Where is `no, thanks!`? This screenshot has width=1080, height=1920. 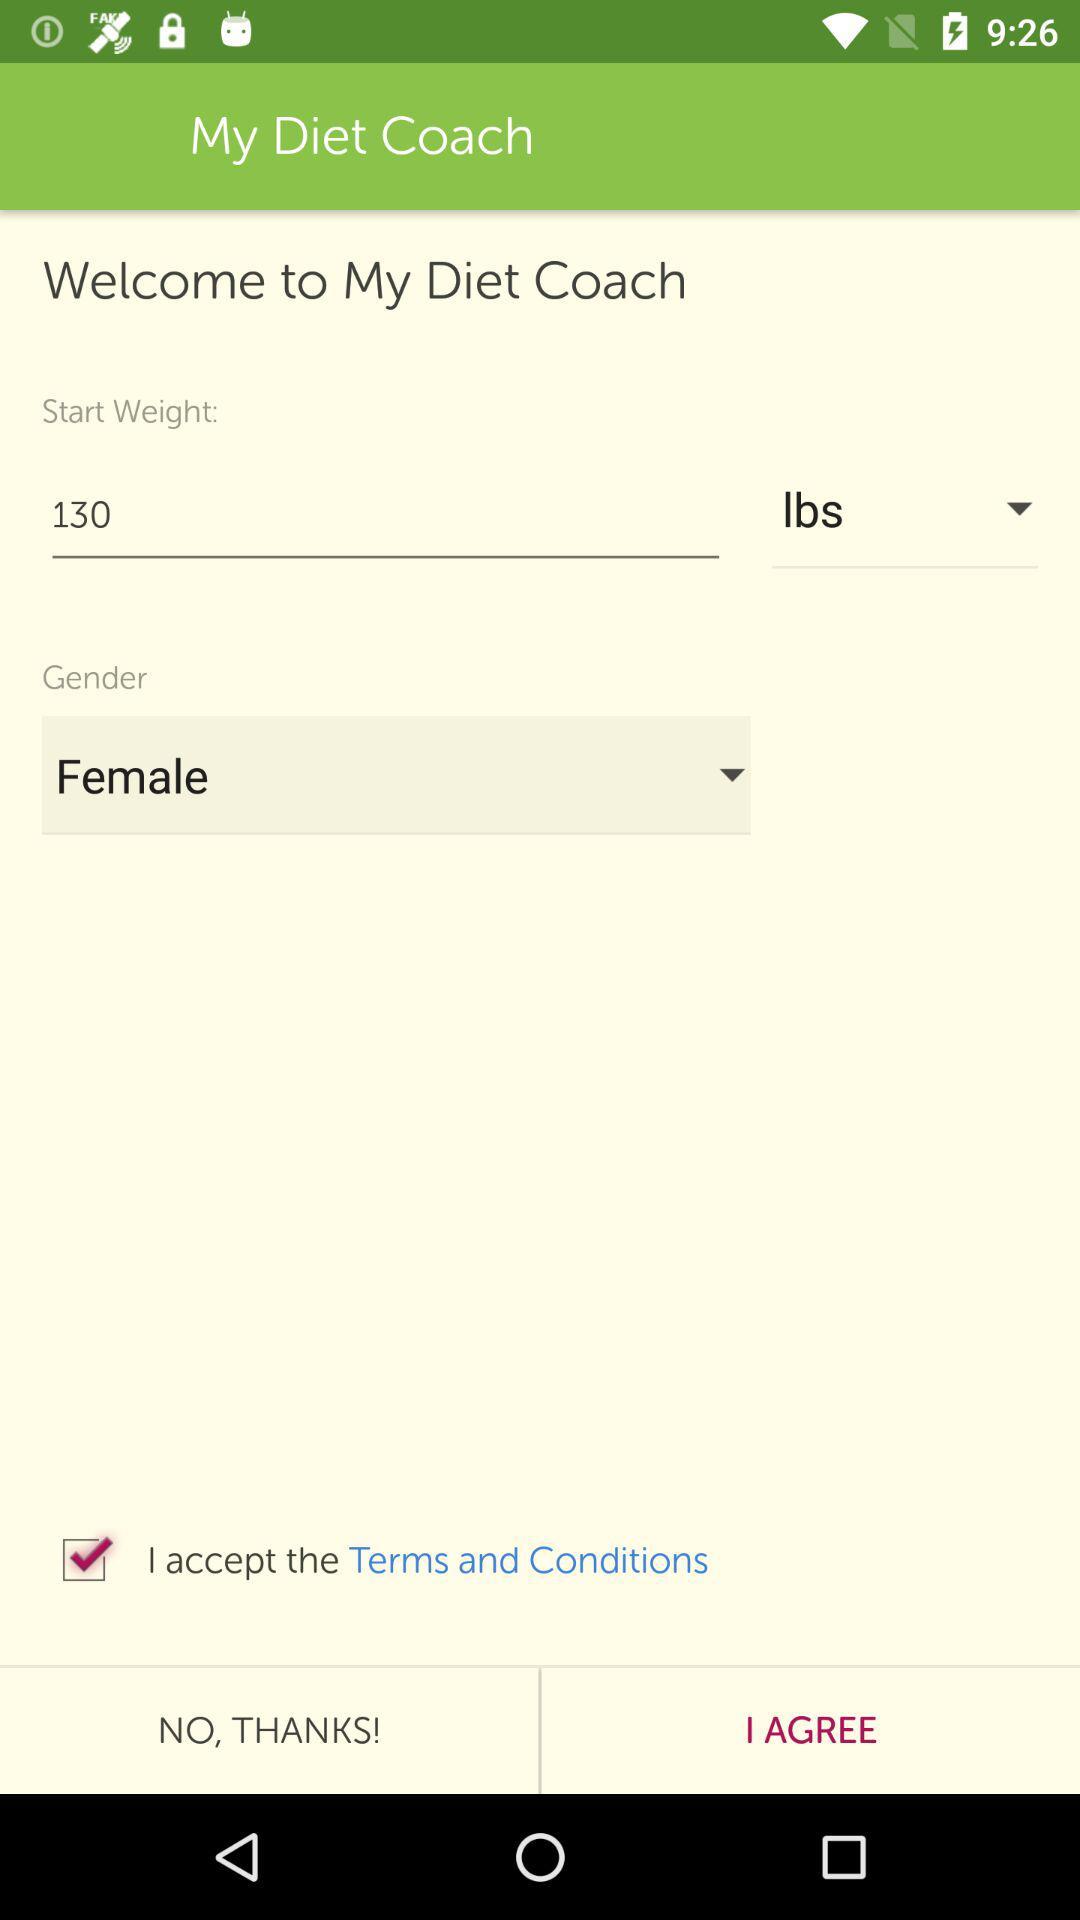
no, thanks! is located at coordinates (268, 1730).